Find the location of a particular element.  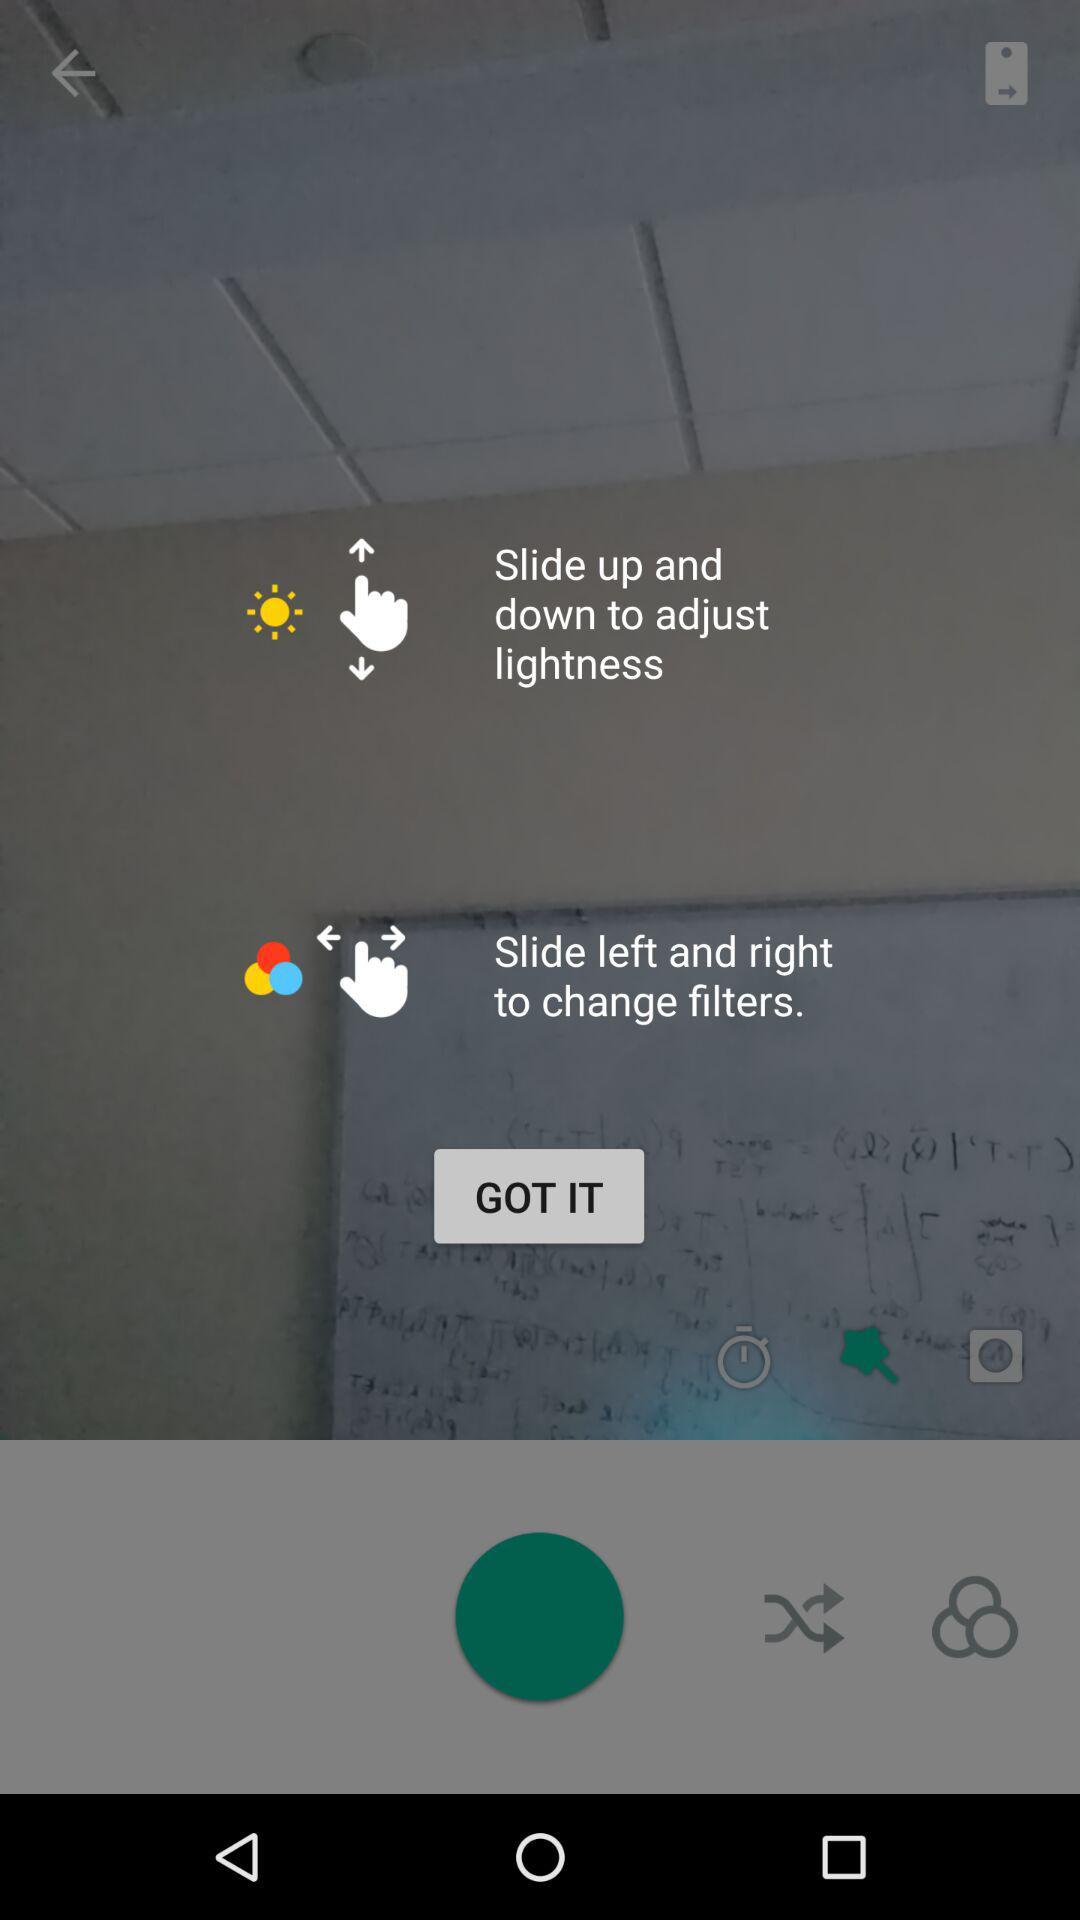

setting is located at coordinates (974, 1617).